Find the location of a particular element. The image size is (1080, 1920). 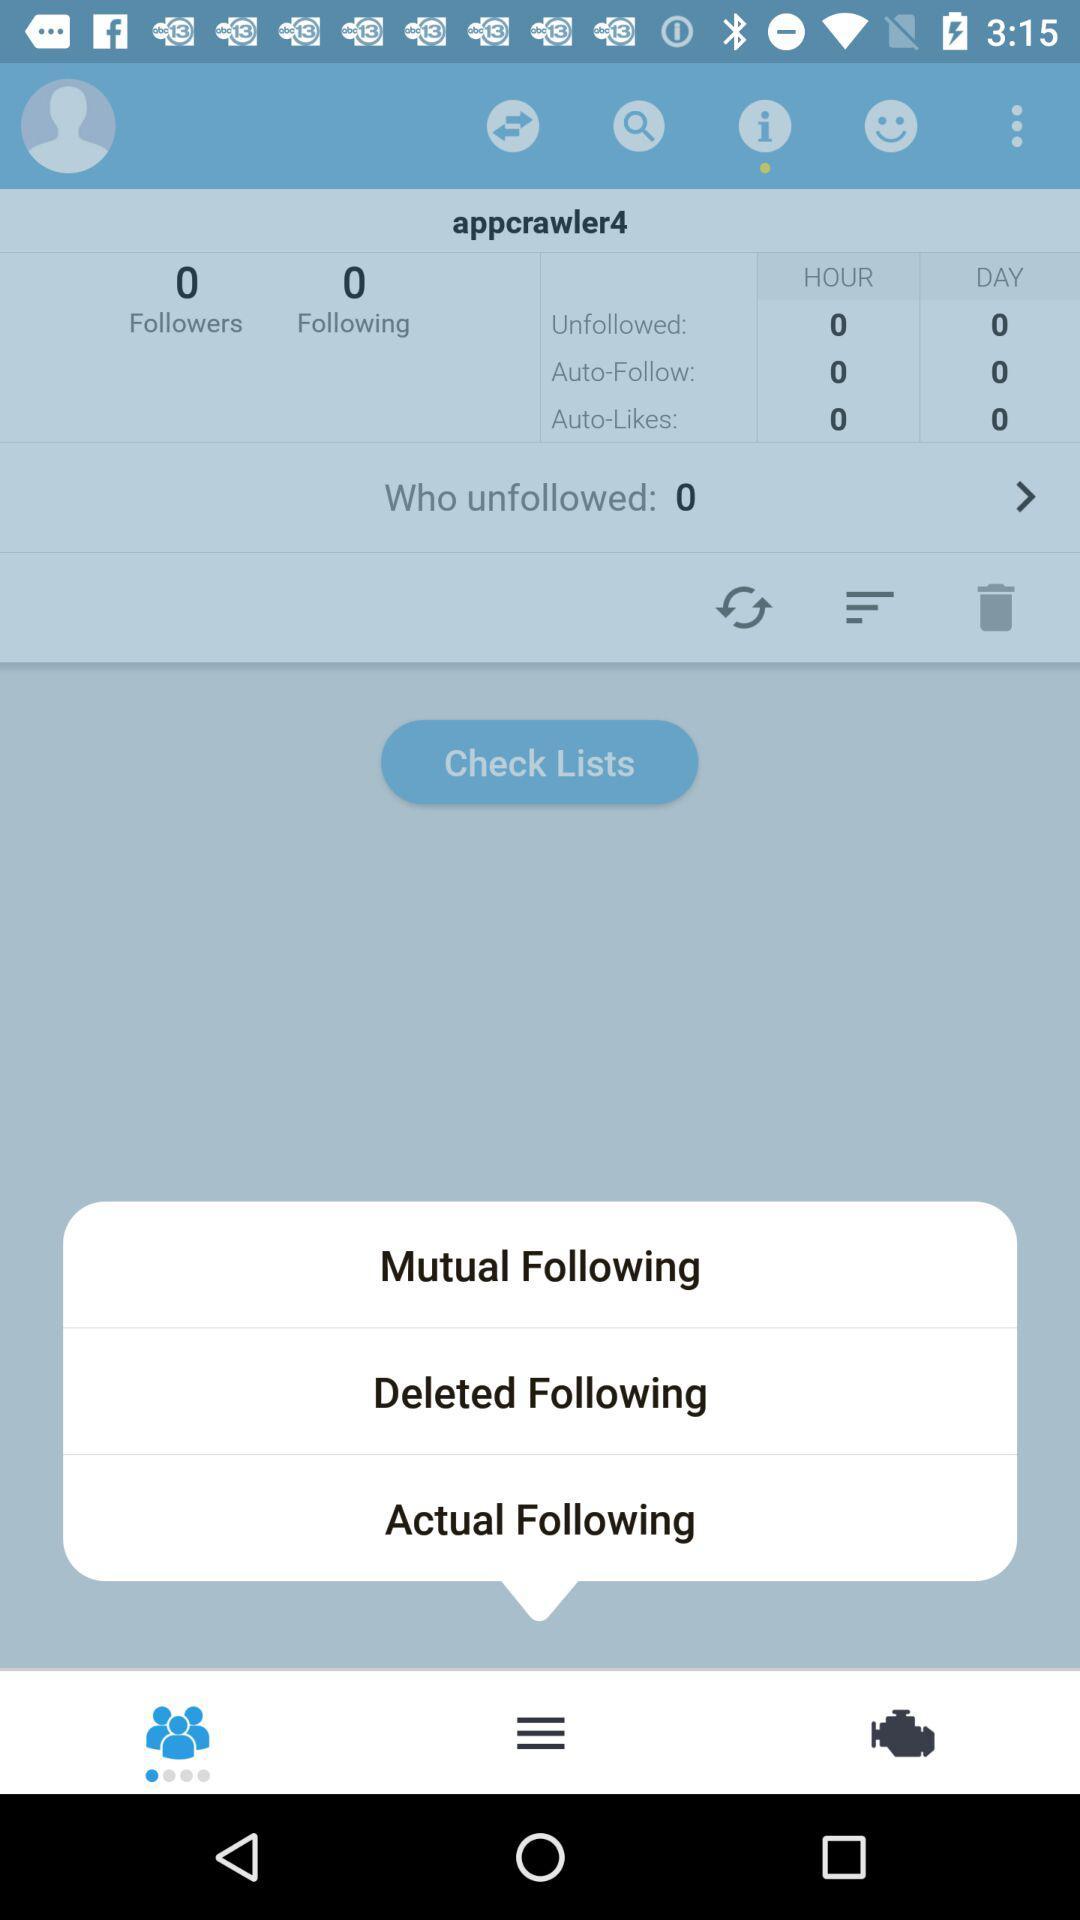

instructions is located at coordinates (764, 124).